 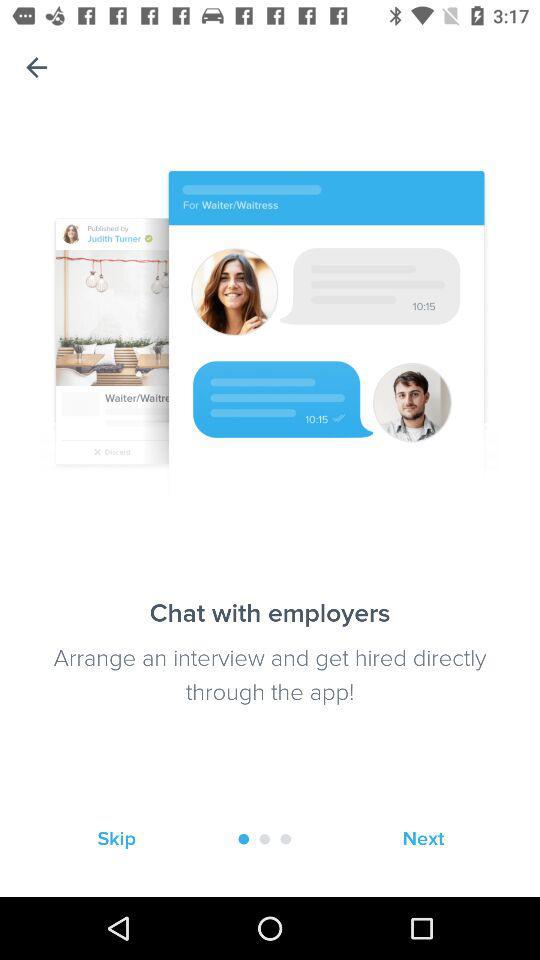 I want to click on the icon at the bottom right corner, so click(x=422, y=839).